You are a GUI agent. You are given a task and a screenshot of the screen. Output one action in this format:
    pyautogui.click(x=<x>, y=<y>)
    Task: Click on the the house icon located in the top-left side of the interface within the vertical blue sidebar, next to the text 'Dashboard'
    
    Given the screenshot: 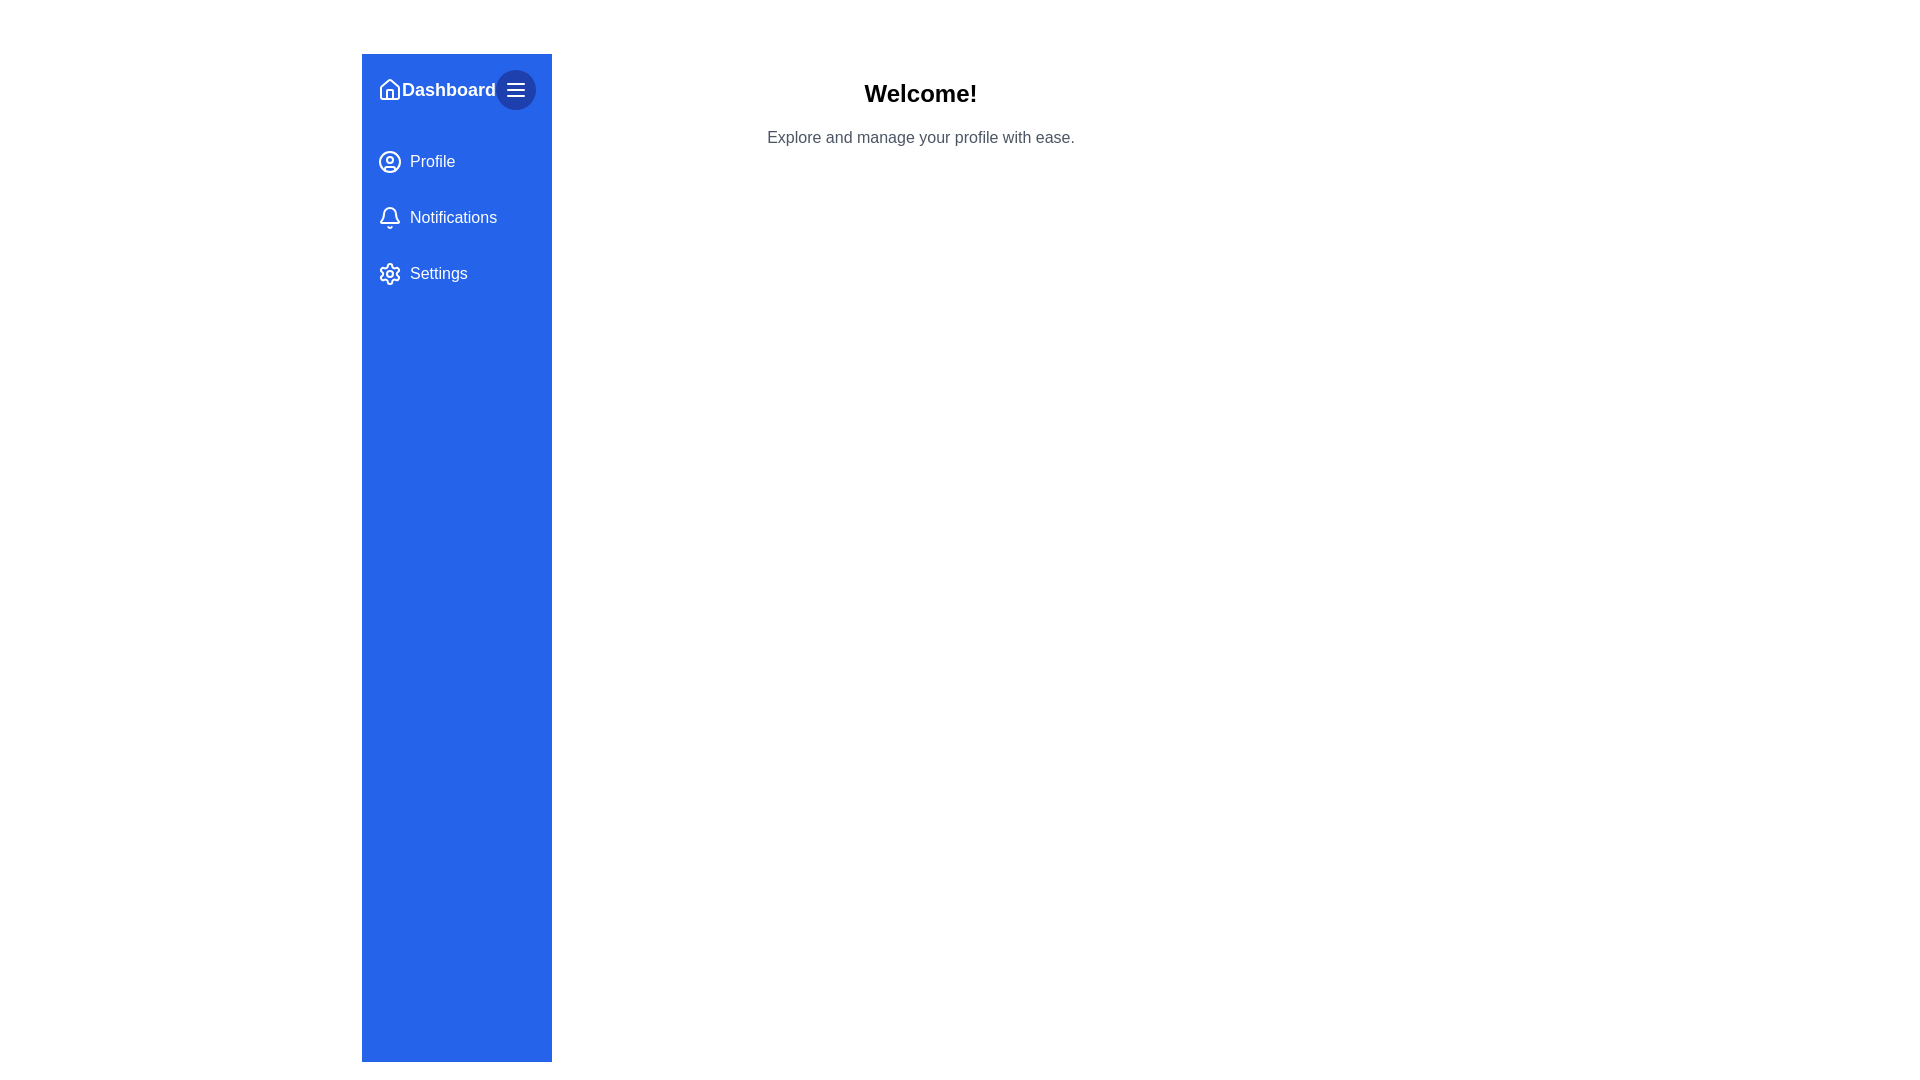 What is the action you would take?
    pyautogui.click(x=389, y=87)
    